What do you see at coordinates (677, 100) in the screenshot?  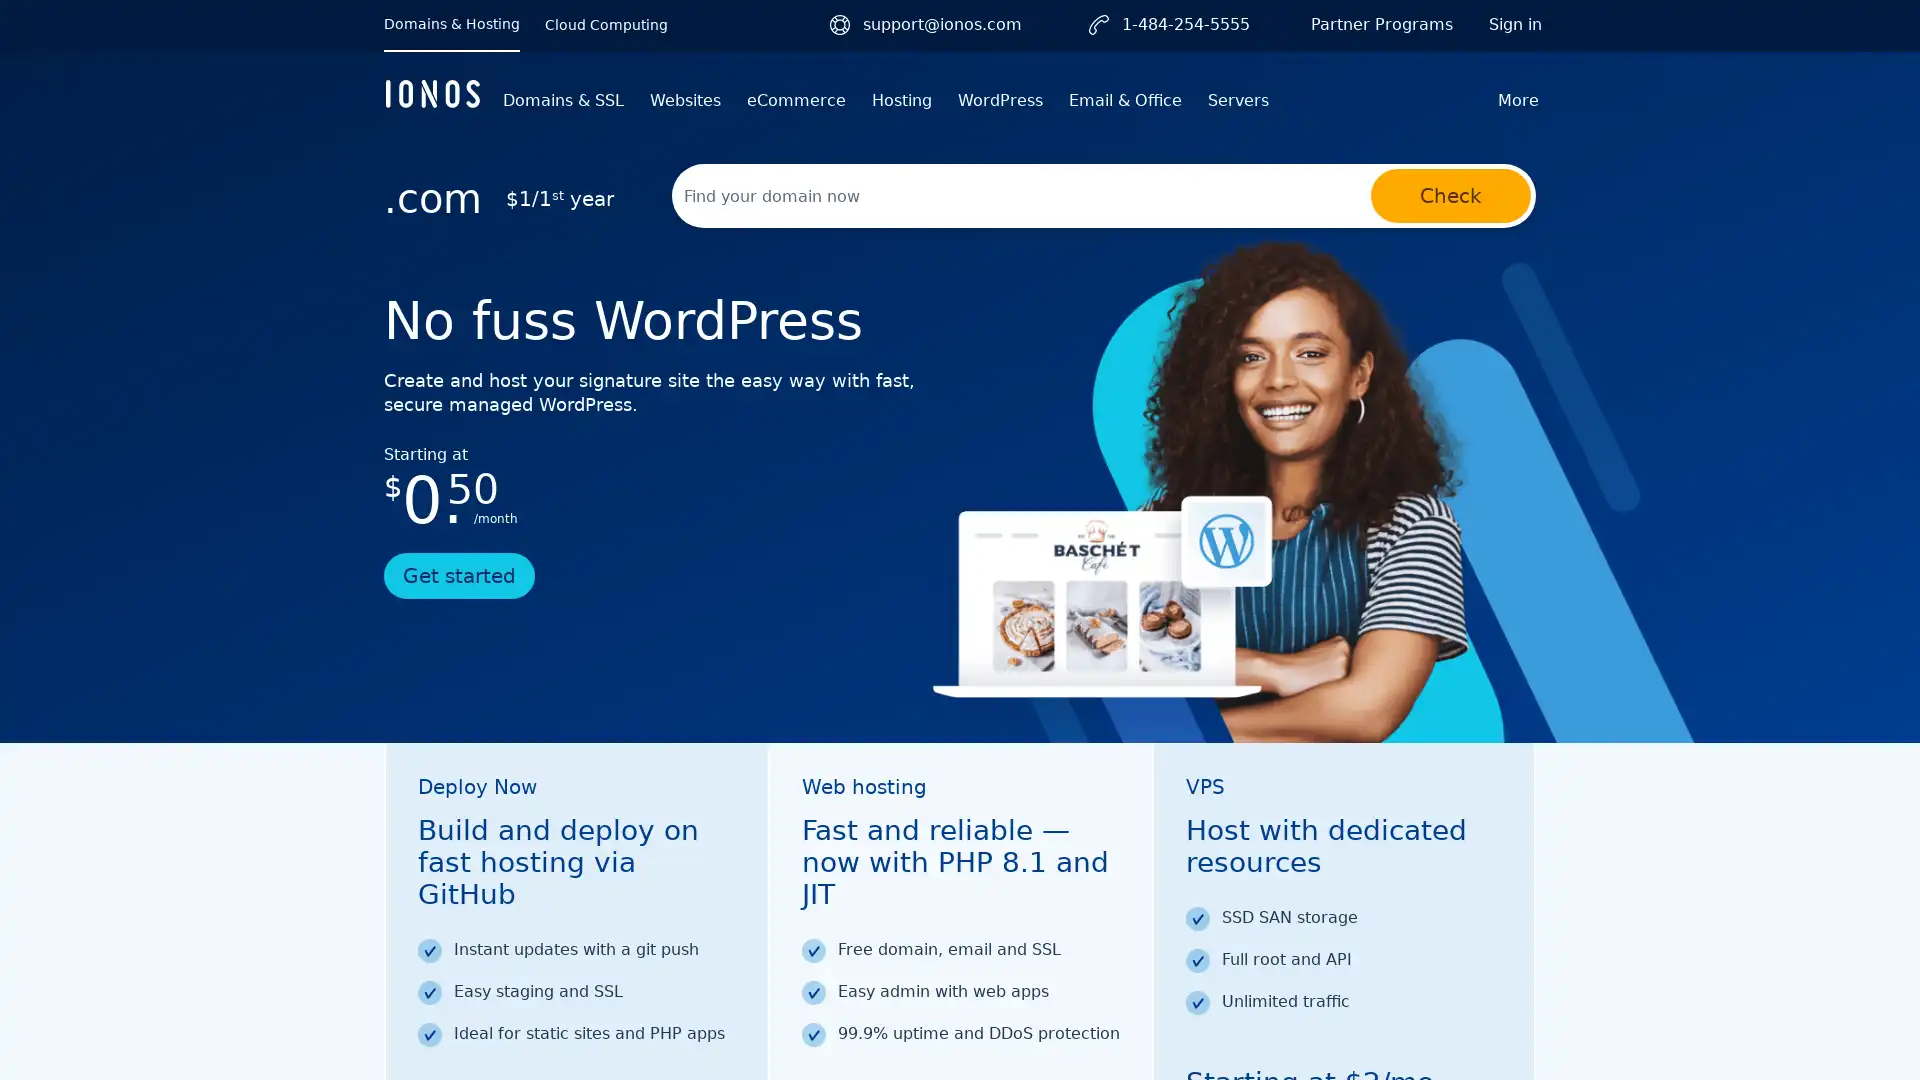 I see `Websites` at bounding box center [677, 100].